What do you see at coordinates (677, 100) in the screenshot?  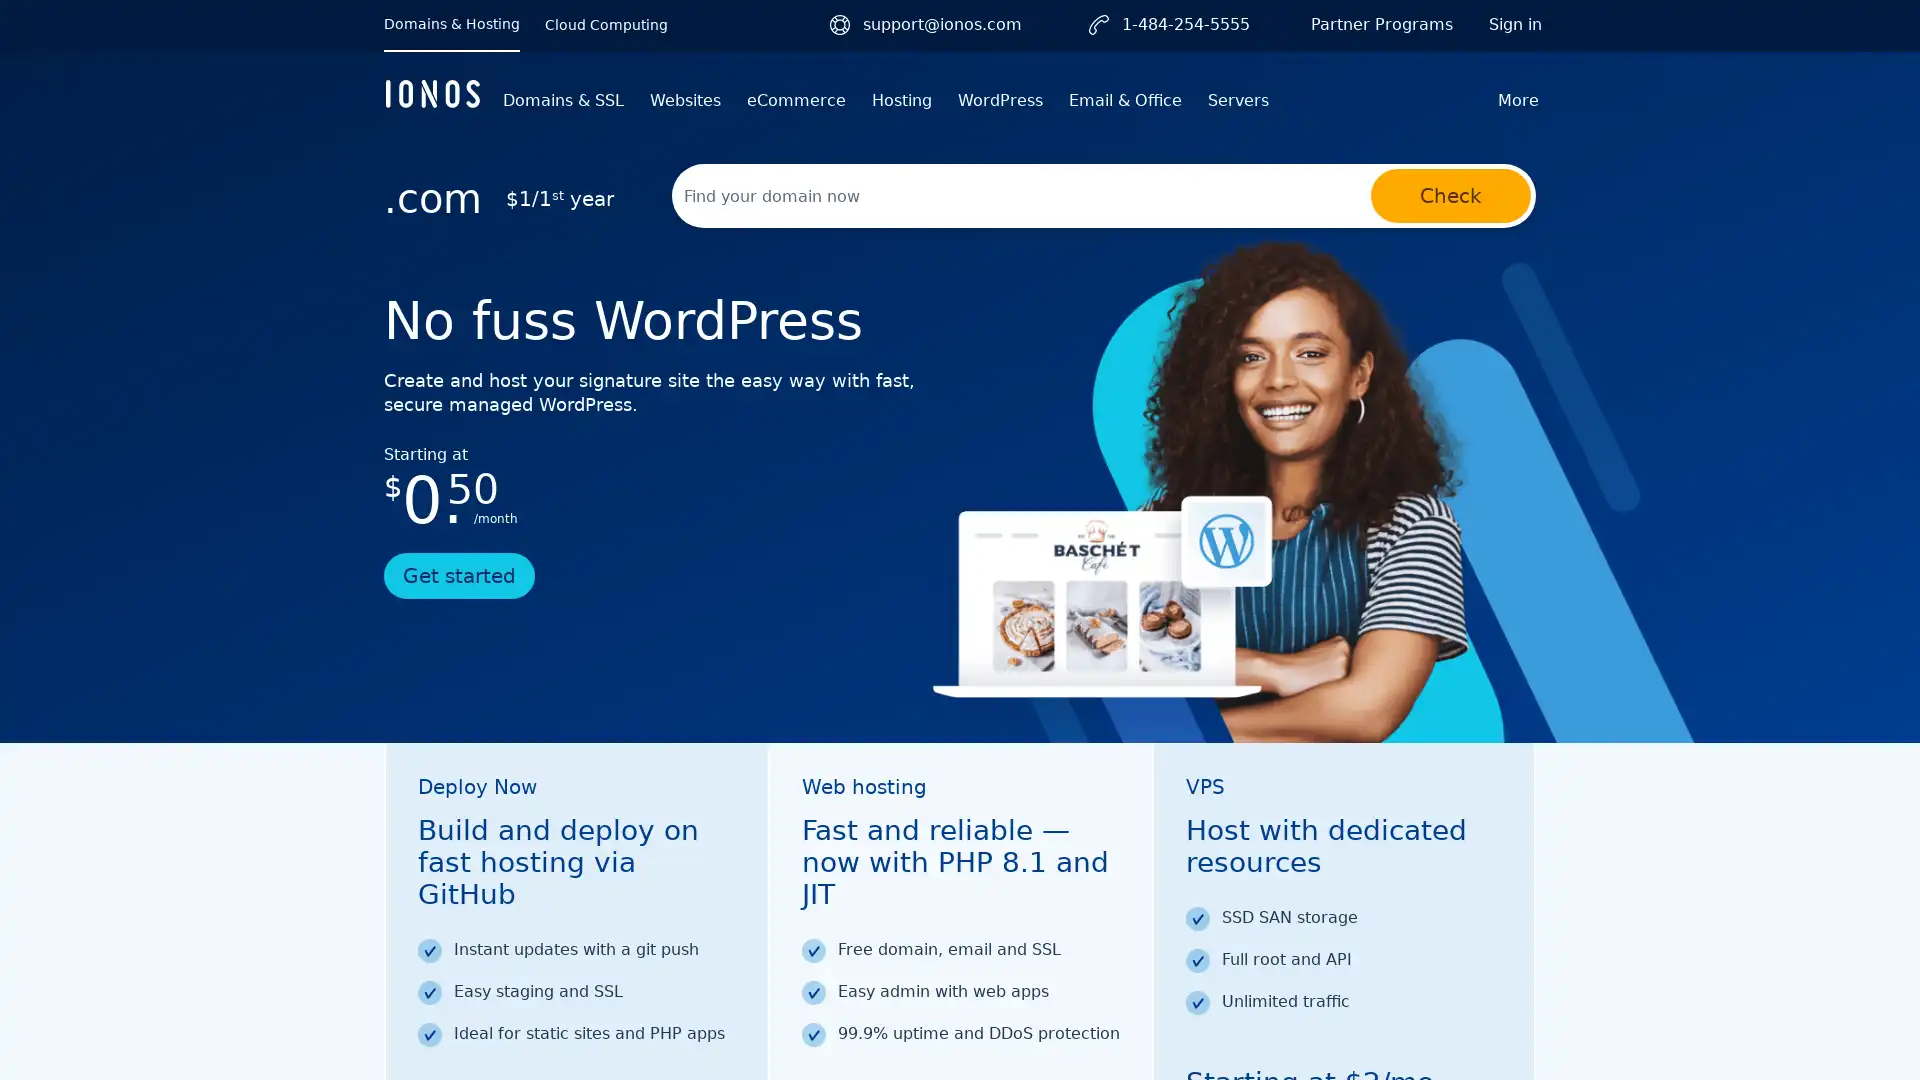 I see `Websites` at bounding box center [677, 100].